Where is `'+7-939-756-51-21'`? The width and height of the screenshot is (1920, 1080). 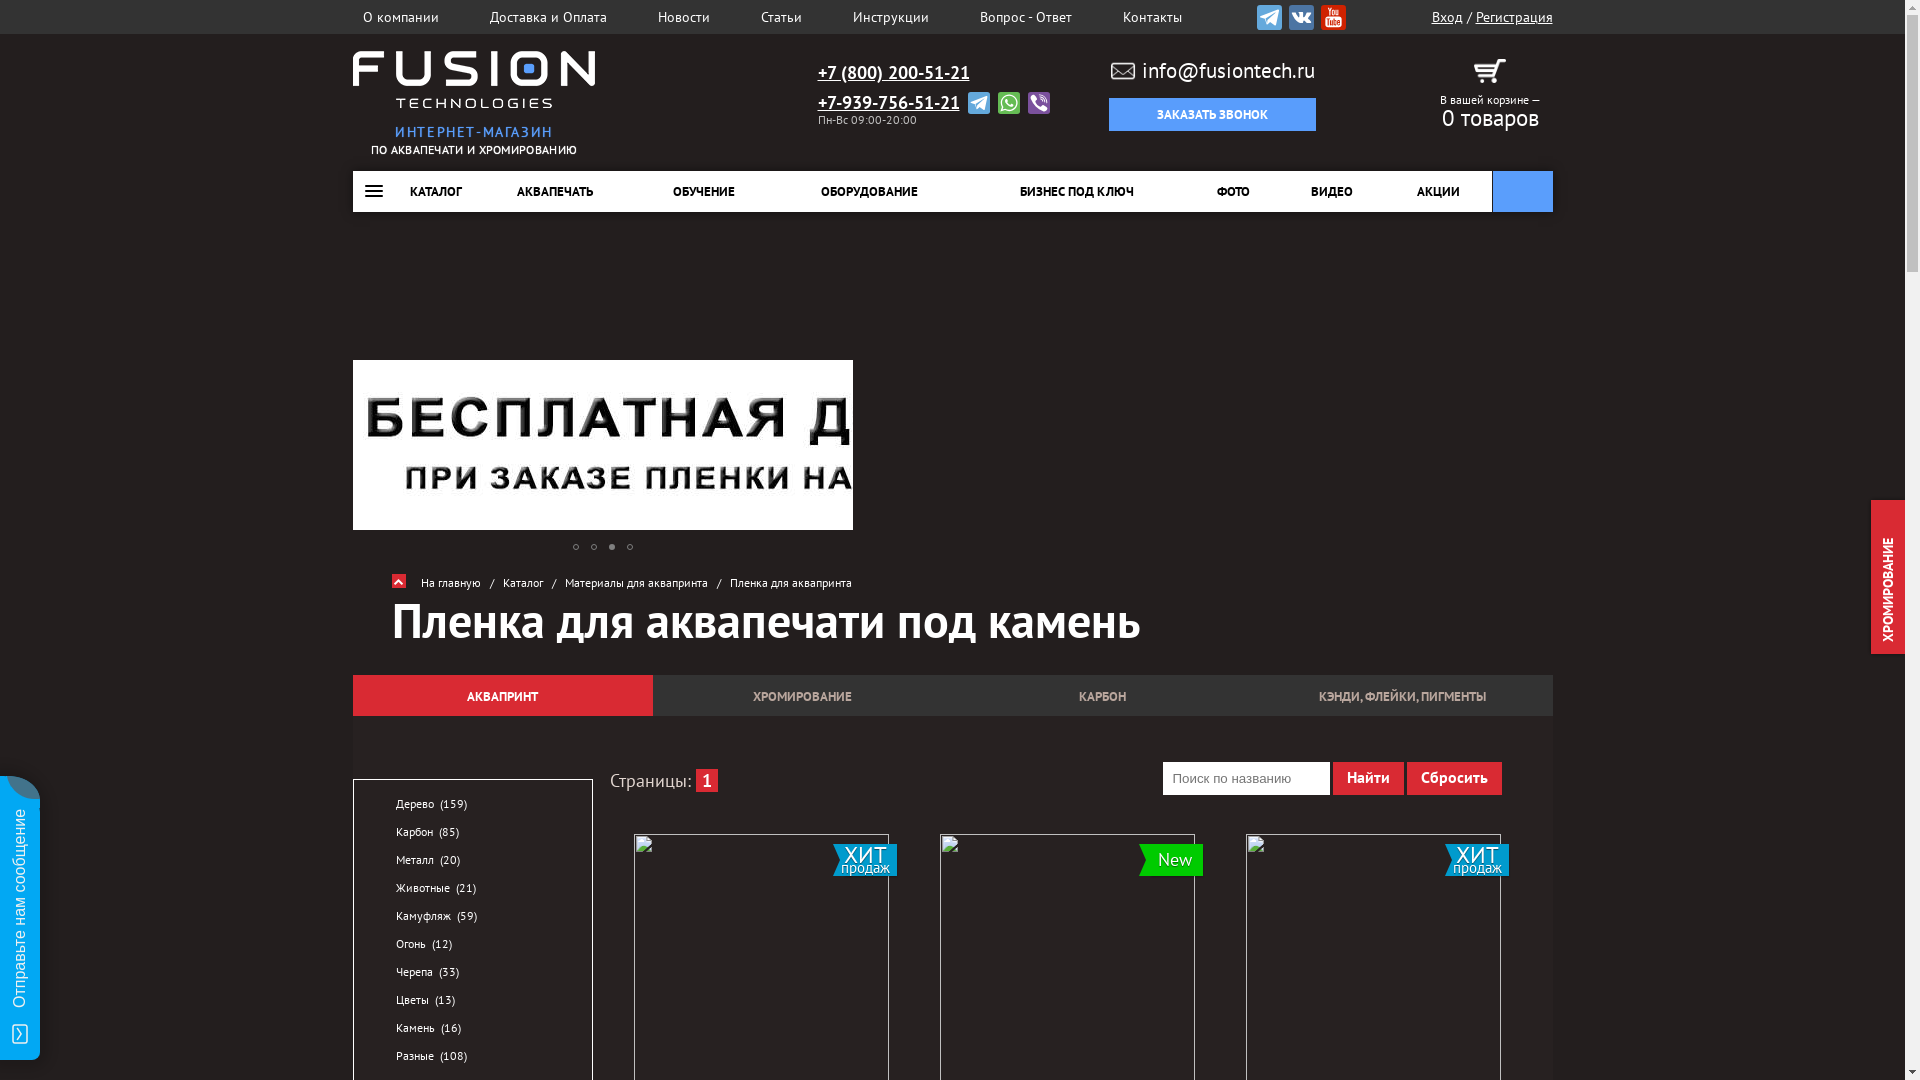 '+7-939-756-51-21' is located at coordinates (887, 103).